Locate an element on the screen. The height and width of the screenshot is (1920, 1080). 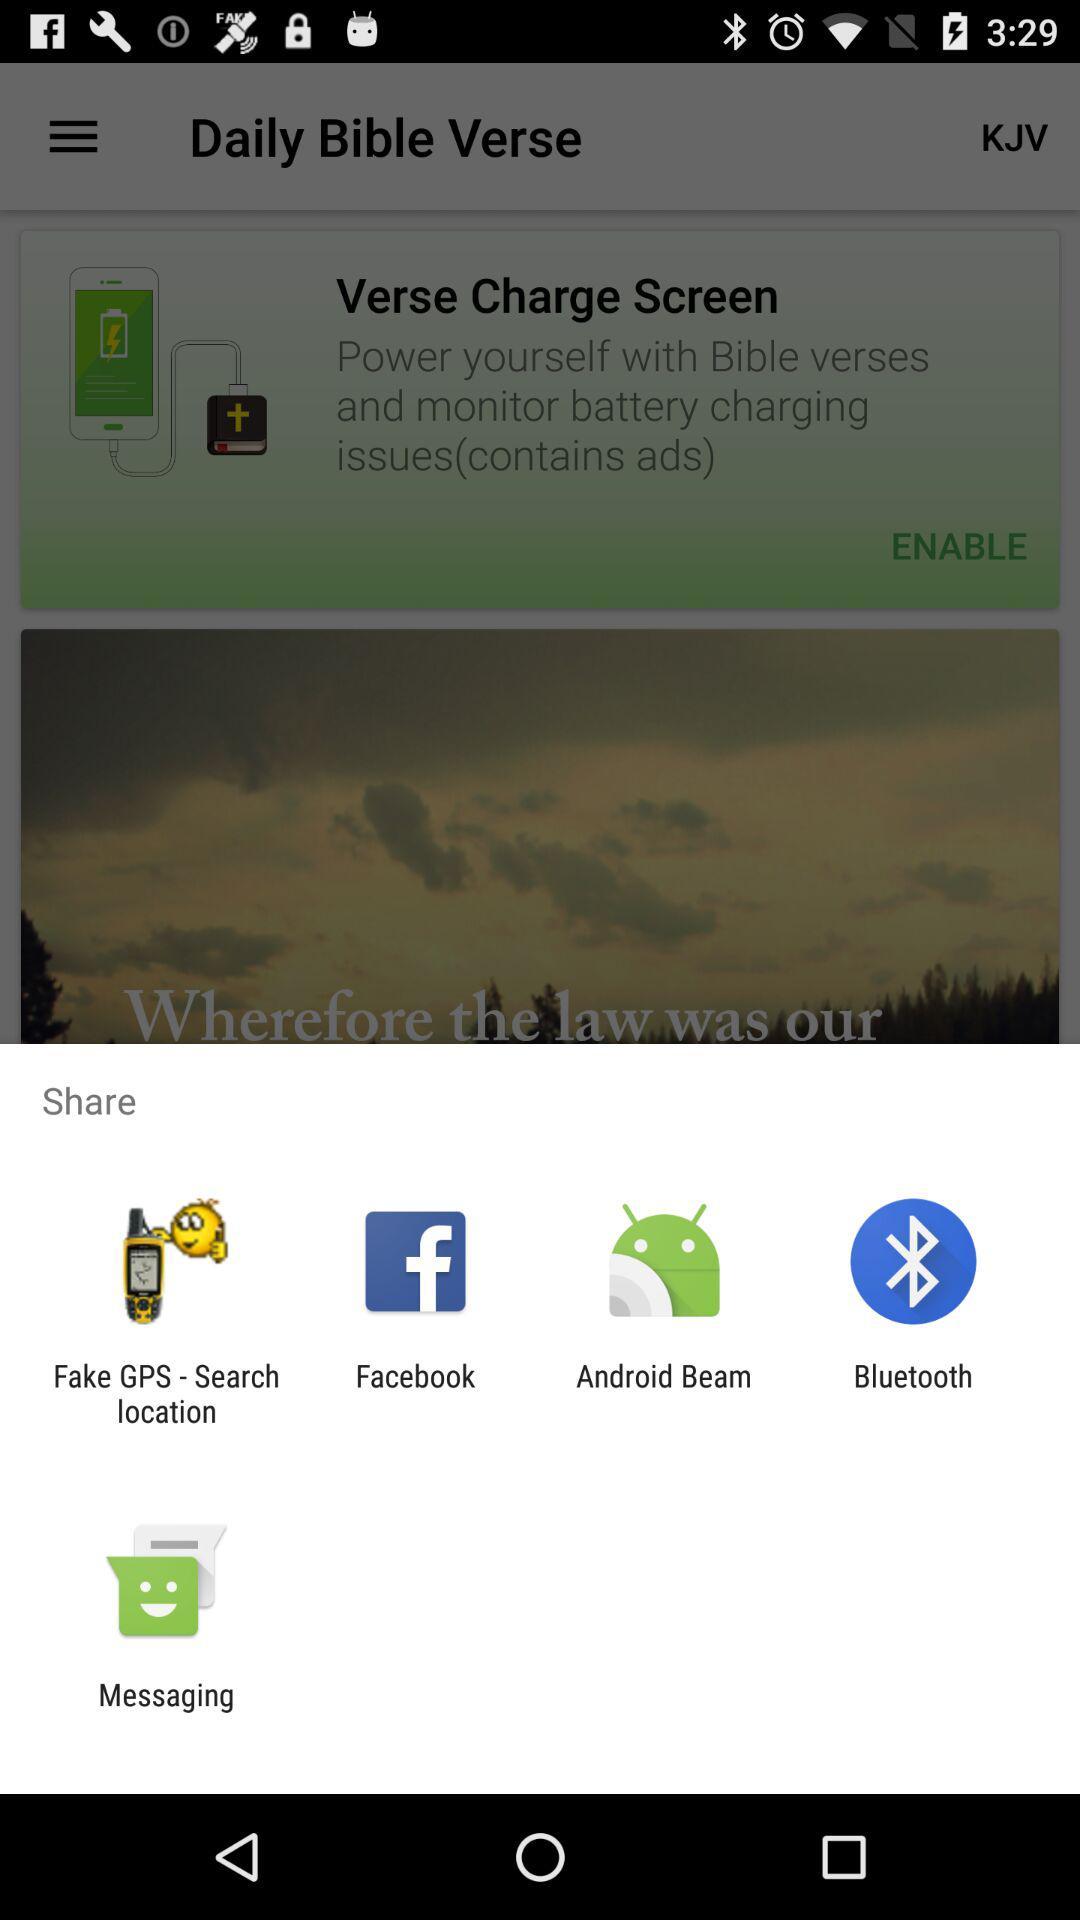
the item at the bottom right corner is located at coordinates (913, 1392).